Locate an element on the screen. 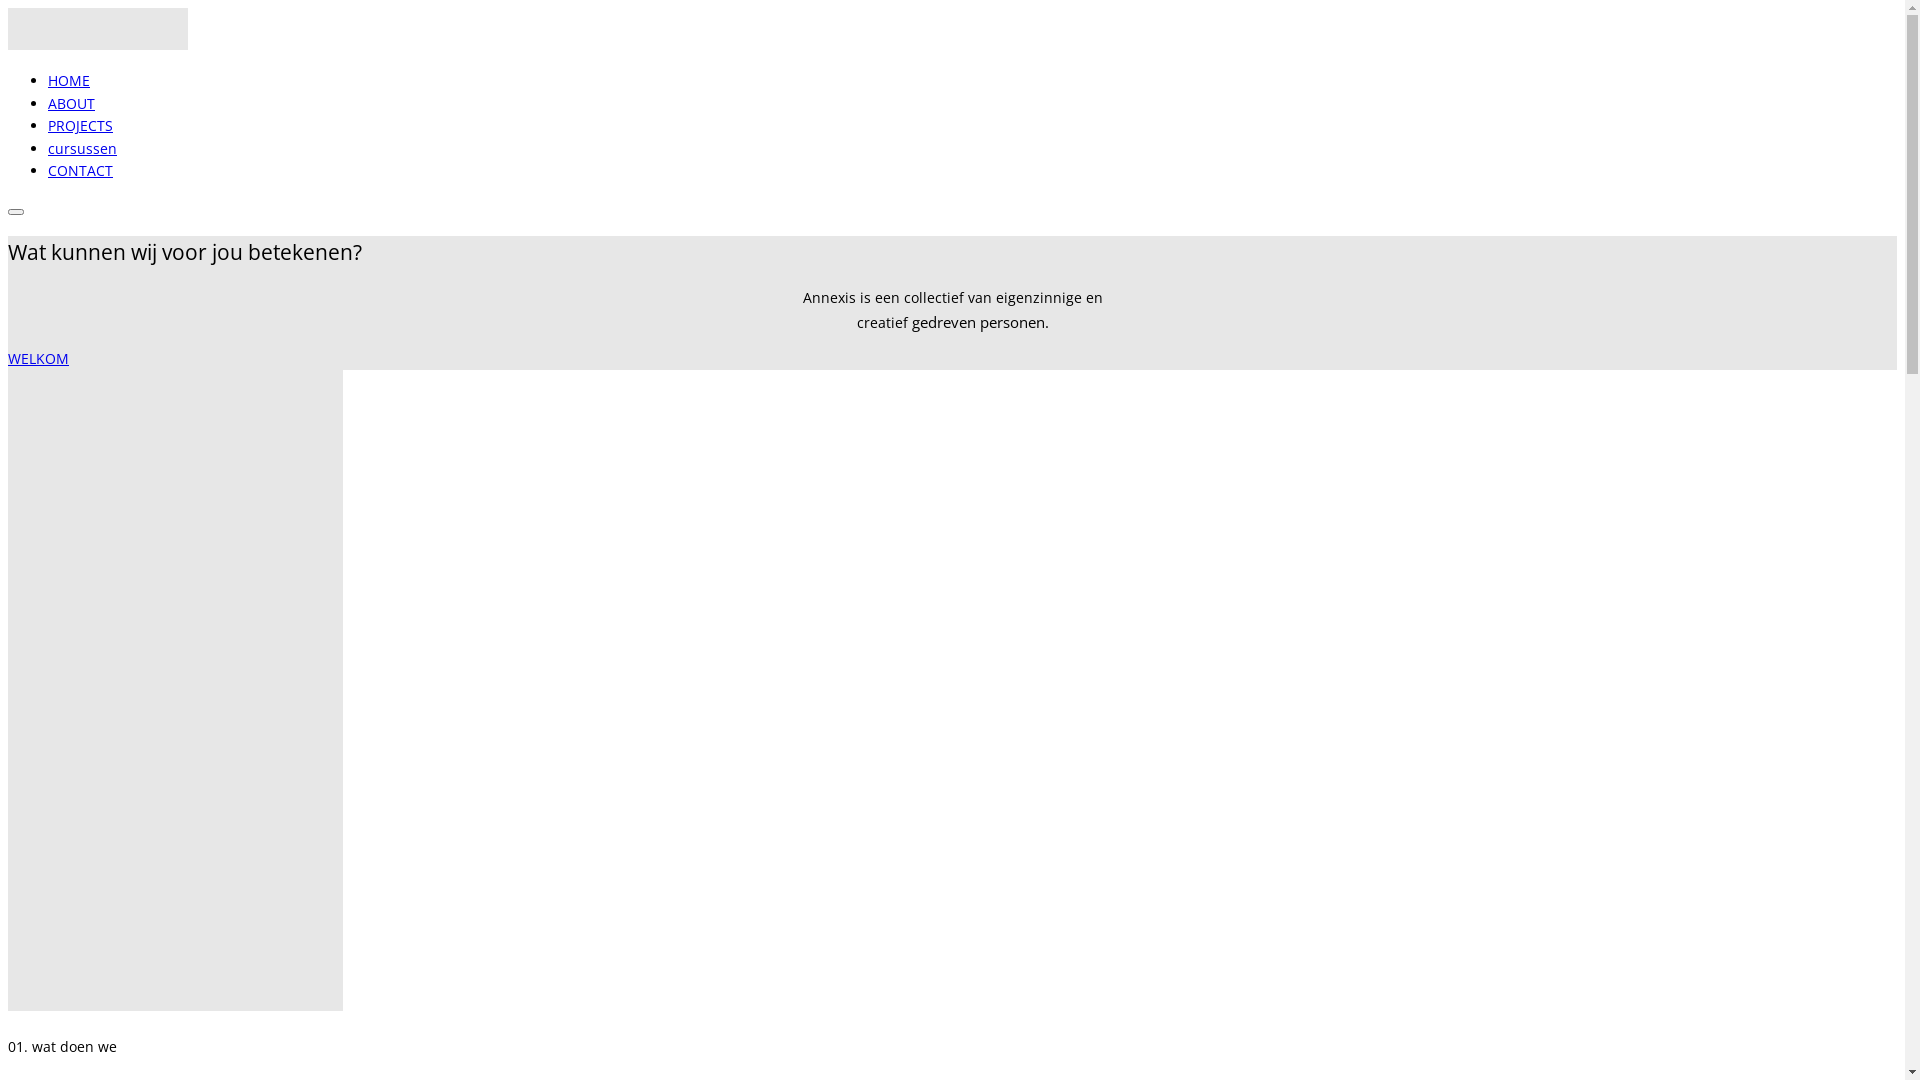  'WELKOM' is located at coordinates (8, 357).